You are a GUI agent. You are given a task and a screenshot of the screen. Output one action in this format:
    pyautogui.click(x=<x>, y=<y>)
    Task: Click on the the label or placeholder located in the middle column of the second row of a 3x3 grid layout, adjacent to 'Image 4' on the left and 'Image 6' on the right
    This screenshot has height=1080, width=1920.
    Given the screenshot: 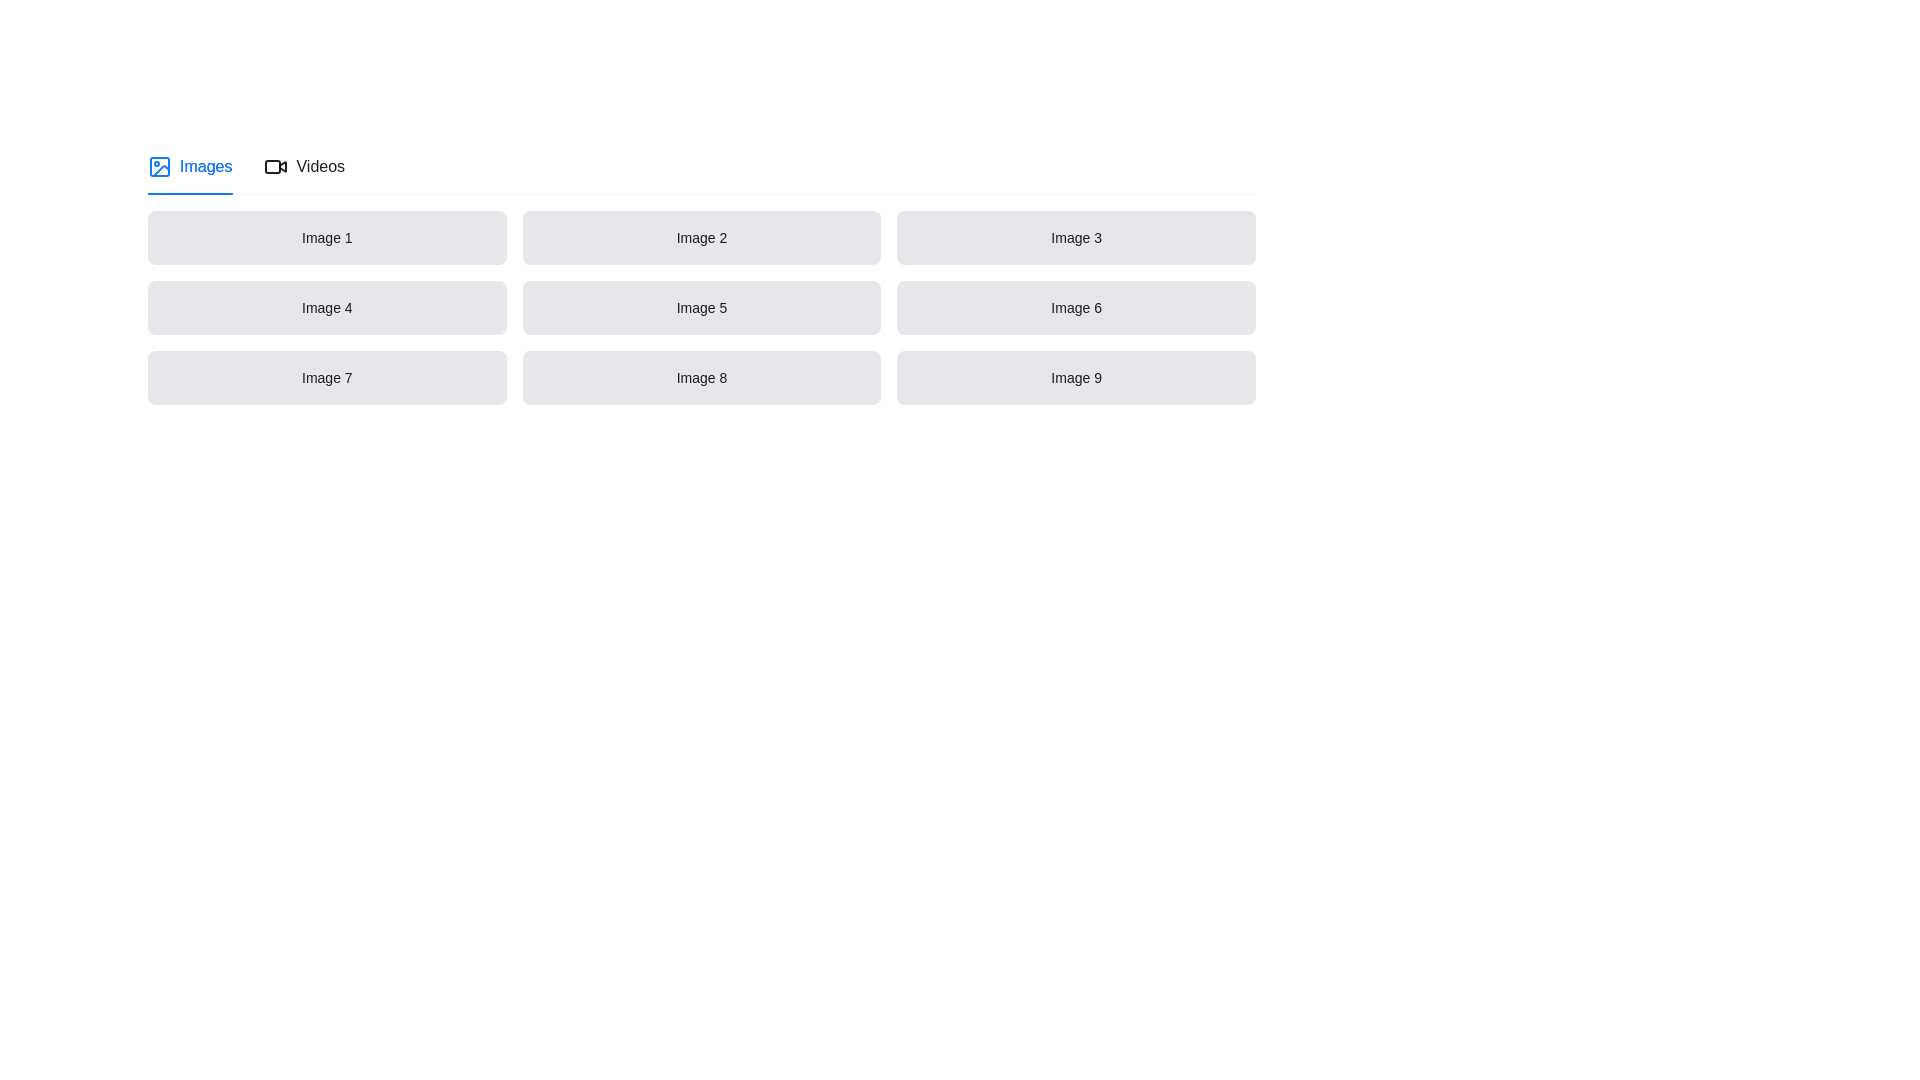 What is the action you would take?
    pyautogui.click(x=701, y=308)
    